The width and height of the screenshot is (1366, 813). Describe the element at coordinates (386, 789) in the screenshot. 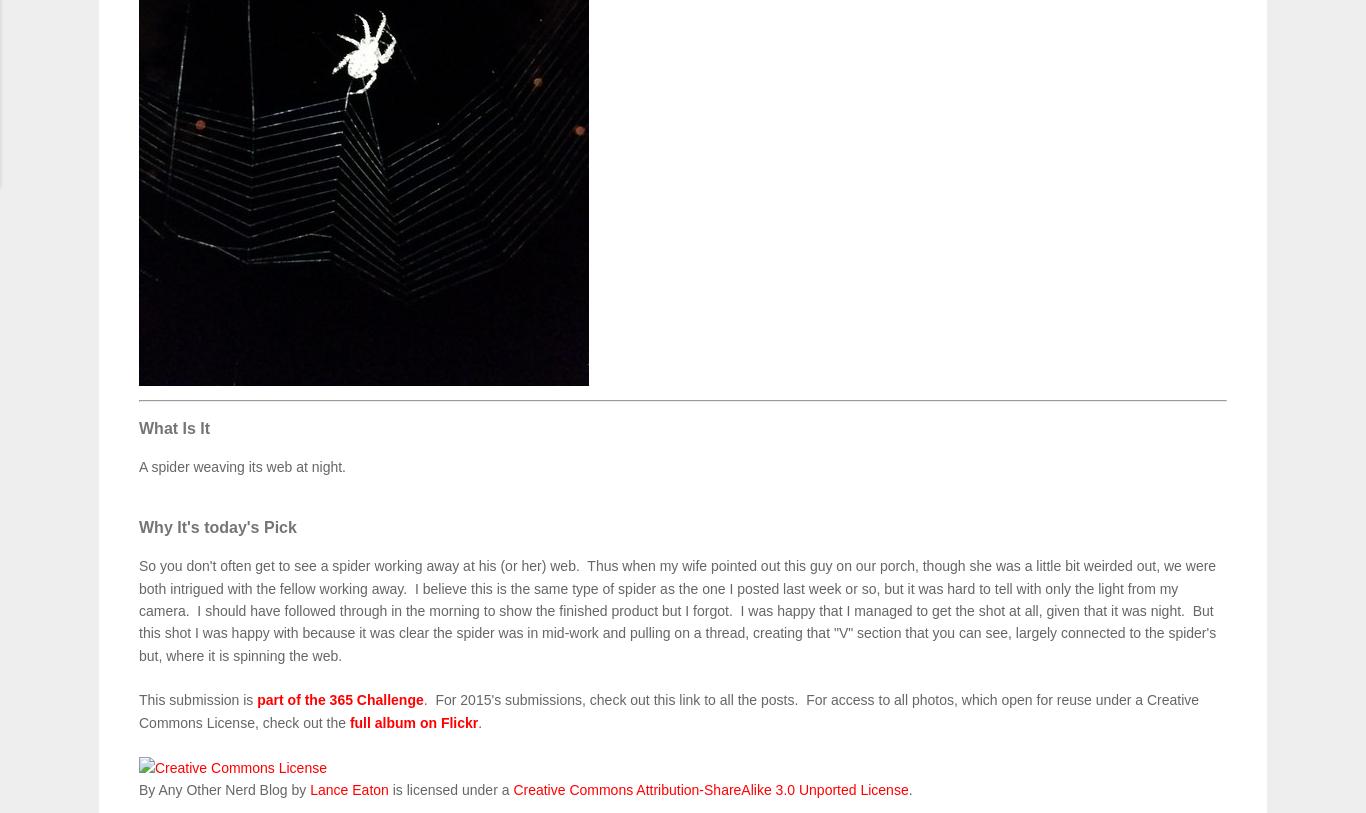

I see `'is licensed under a'` at that location.